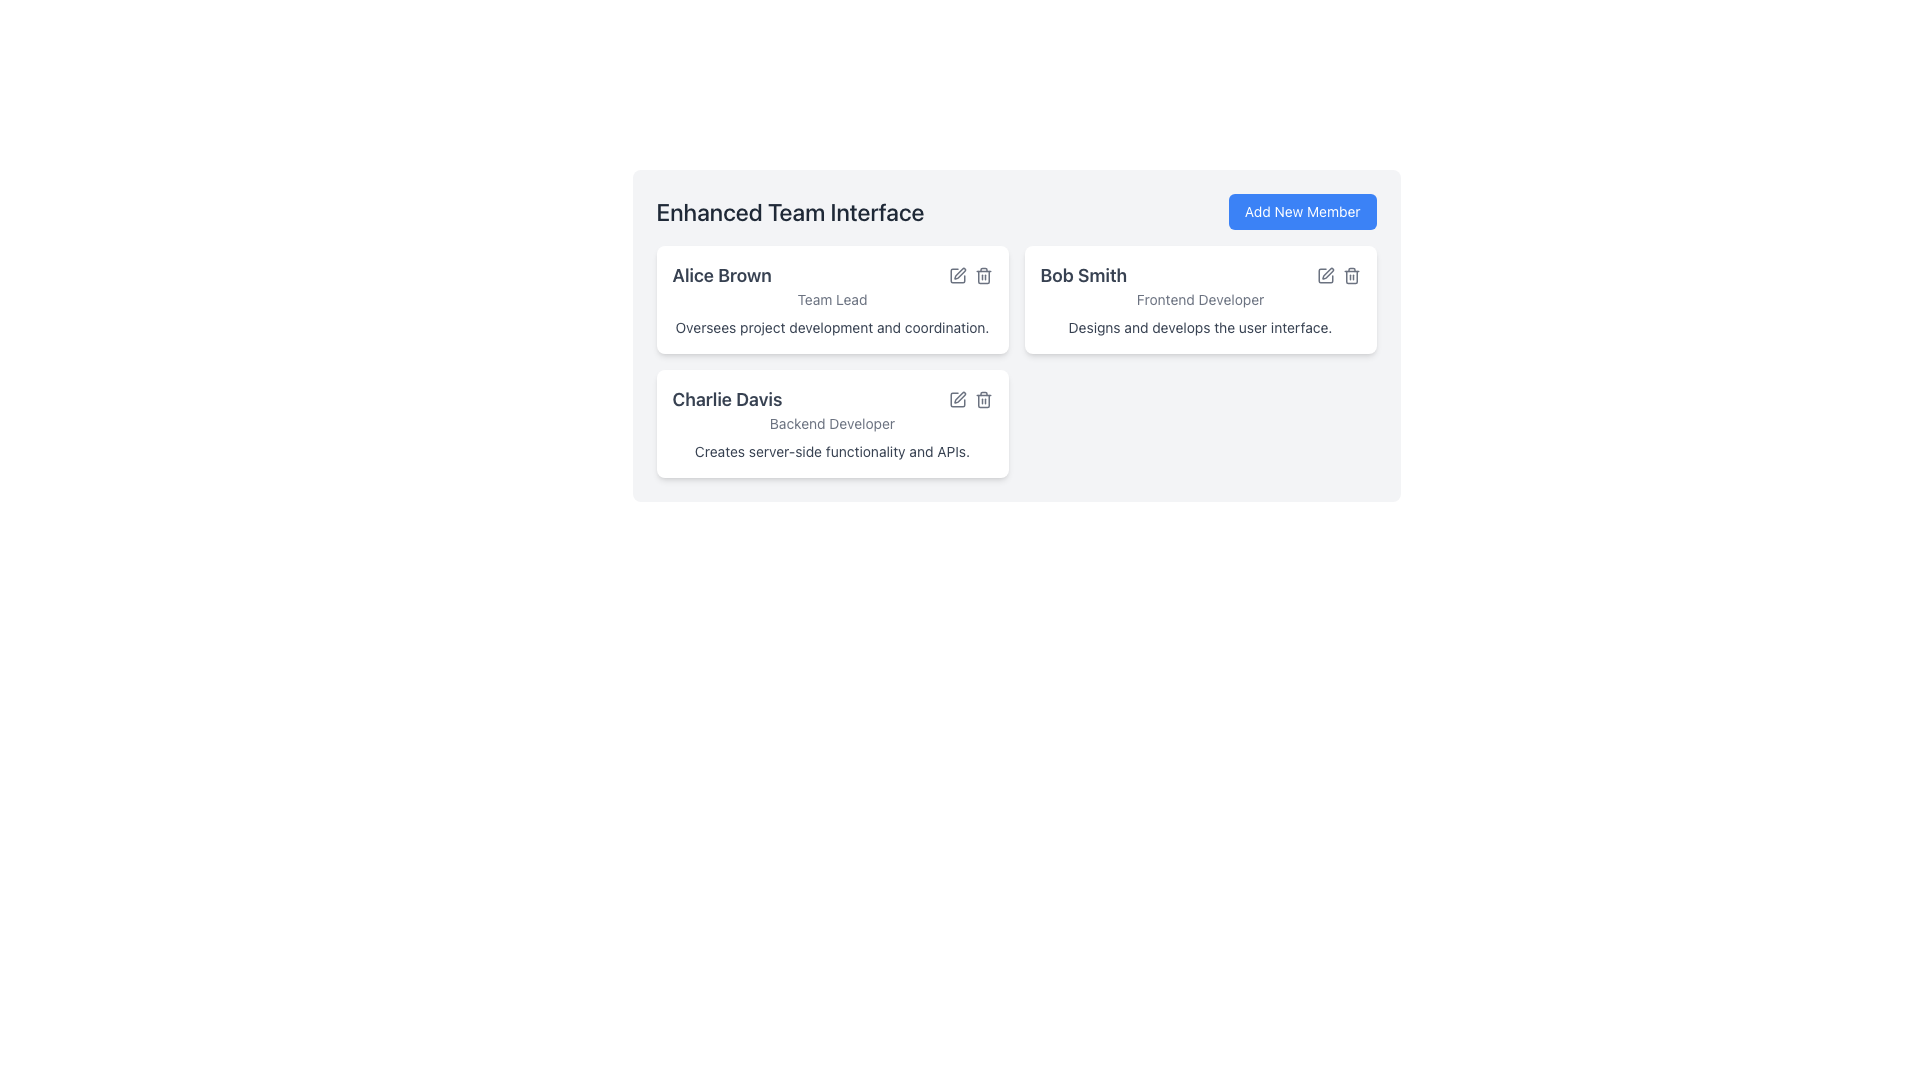  Describe the element at coordinates (1302, 212) in the screenshot. I see `the button for adding new members located at the top right corner of the section next to the 'Enhanced Team Interface' heading to observe a visual response such as a color change` at that location.